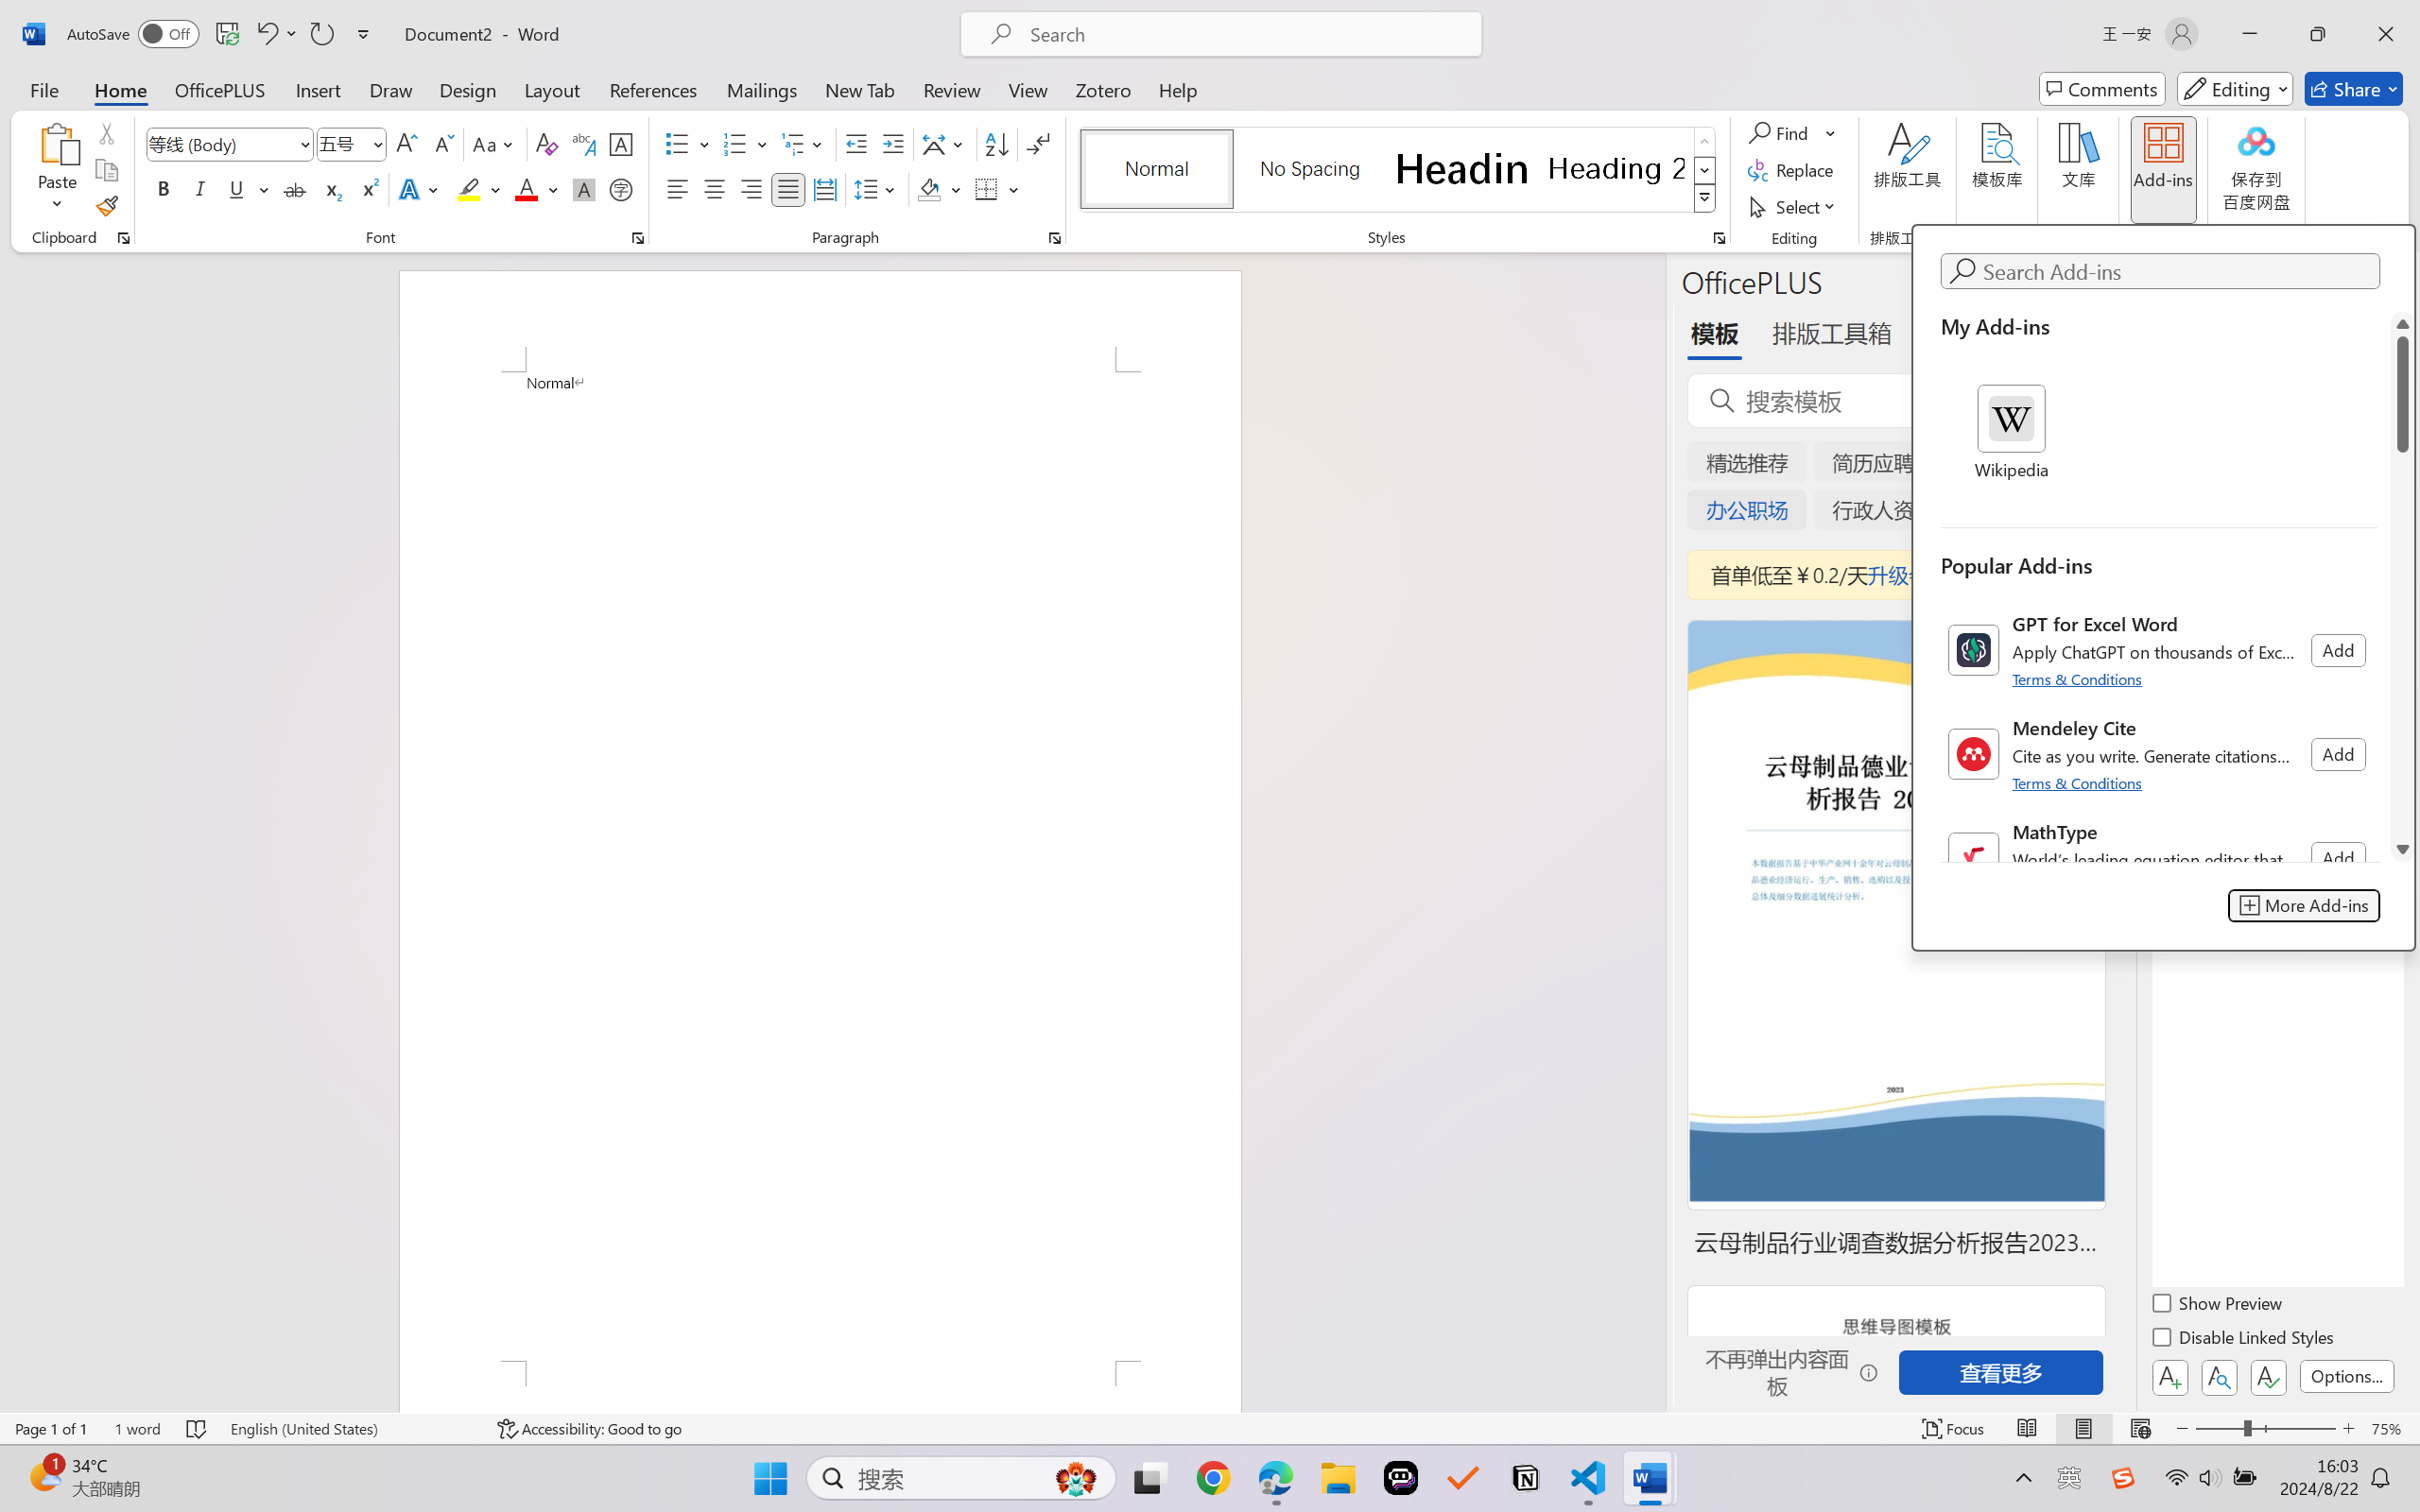 The image size is (2420, 1512). I want to click on 'Mode', so click(2235, 88).